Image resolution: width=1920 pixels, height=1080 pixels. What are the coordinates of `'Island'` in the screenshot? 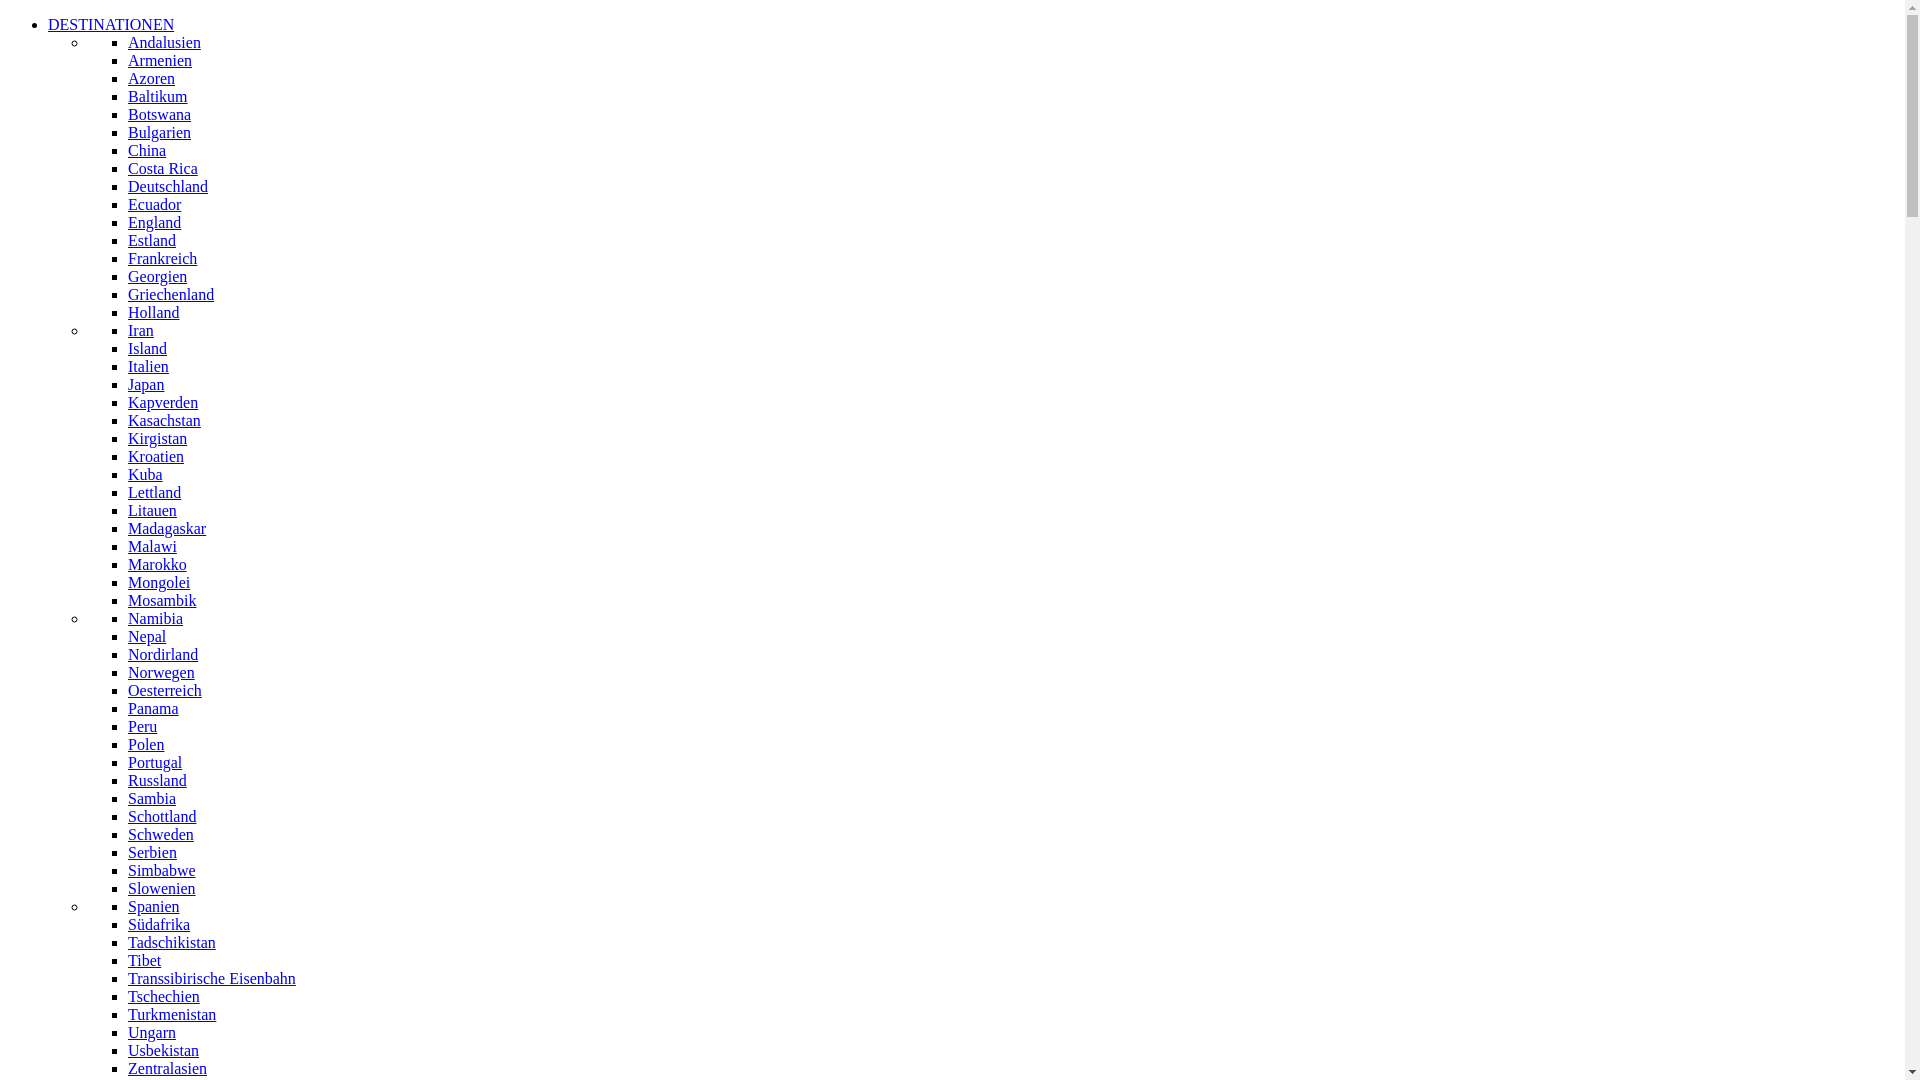 It's located at (146, 347).